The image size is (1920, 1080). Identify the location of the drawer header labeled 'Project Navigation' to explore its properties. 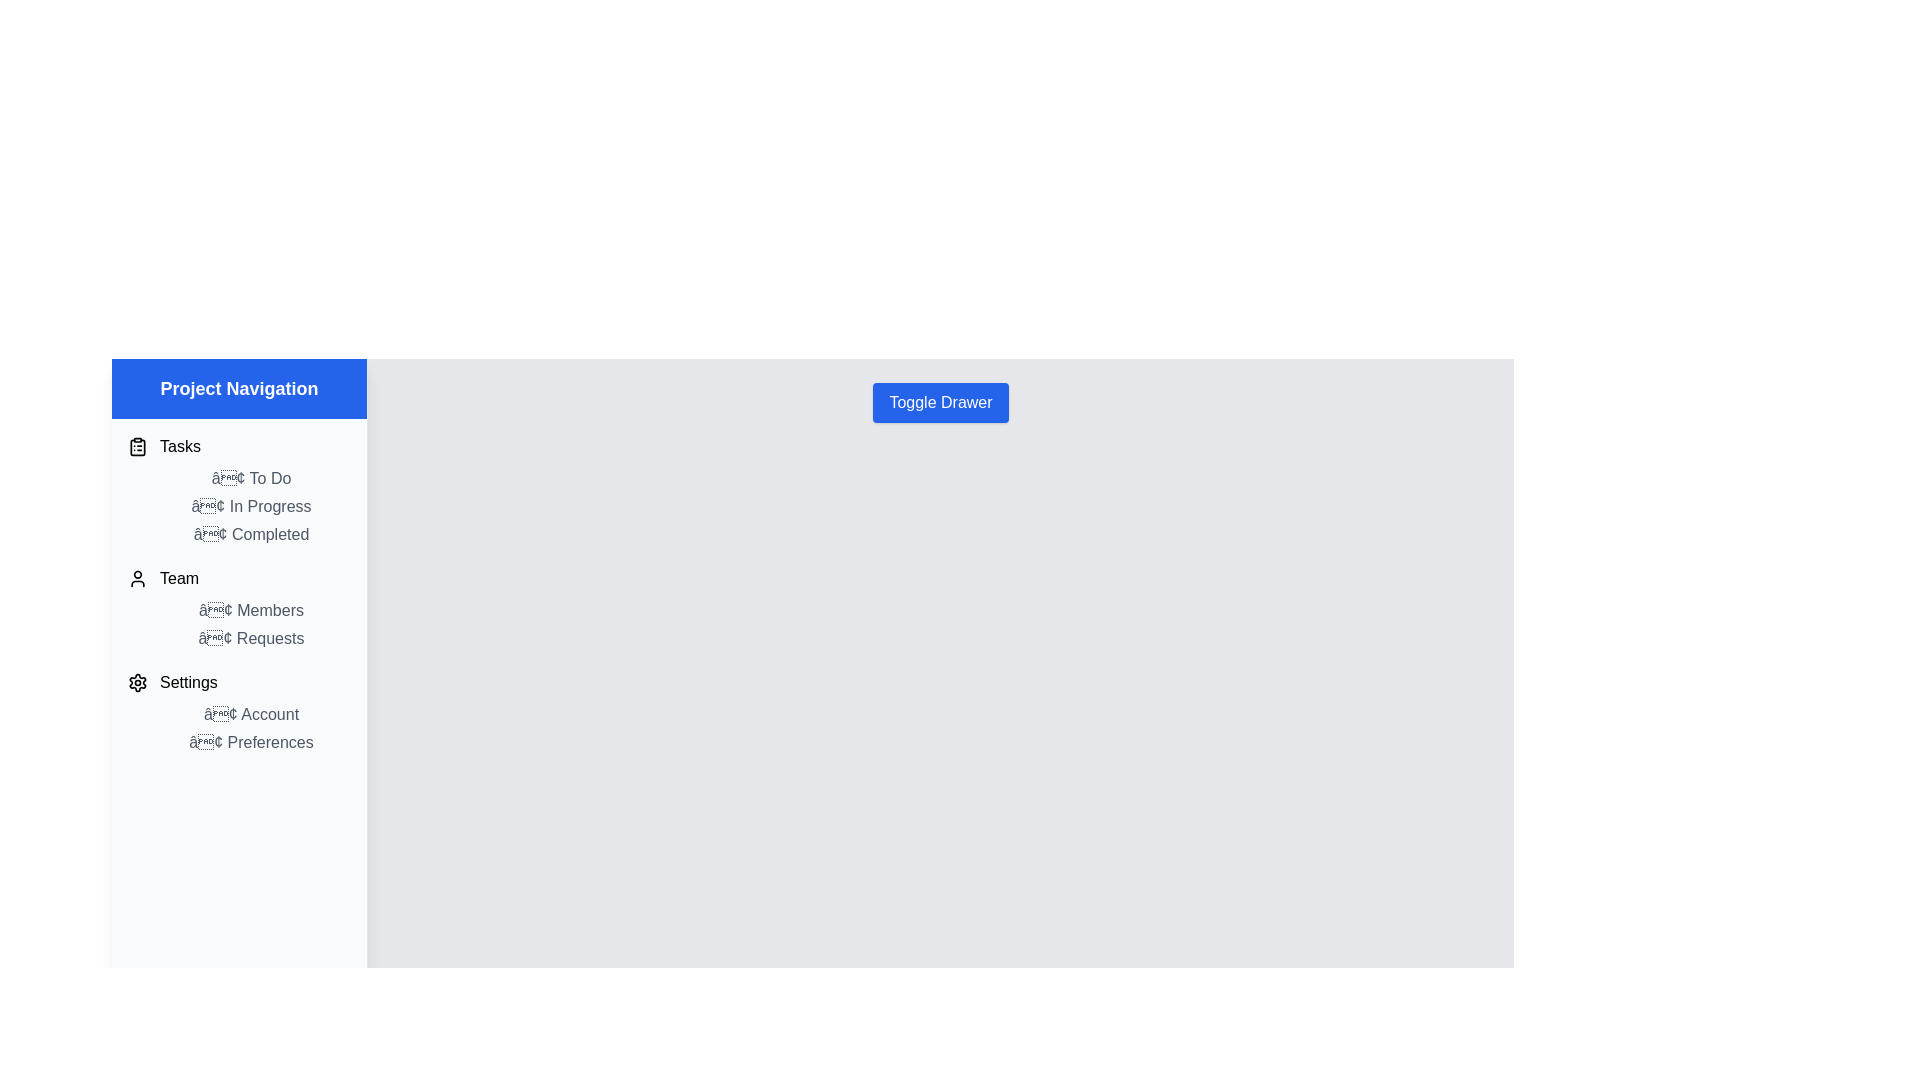
(239, 389).